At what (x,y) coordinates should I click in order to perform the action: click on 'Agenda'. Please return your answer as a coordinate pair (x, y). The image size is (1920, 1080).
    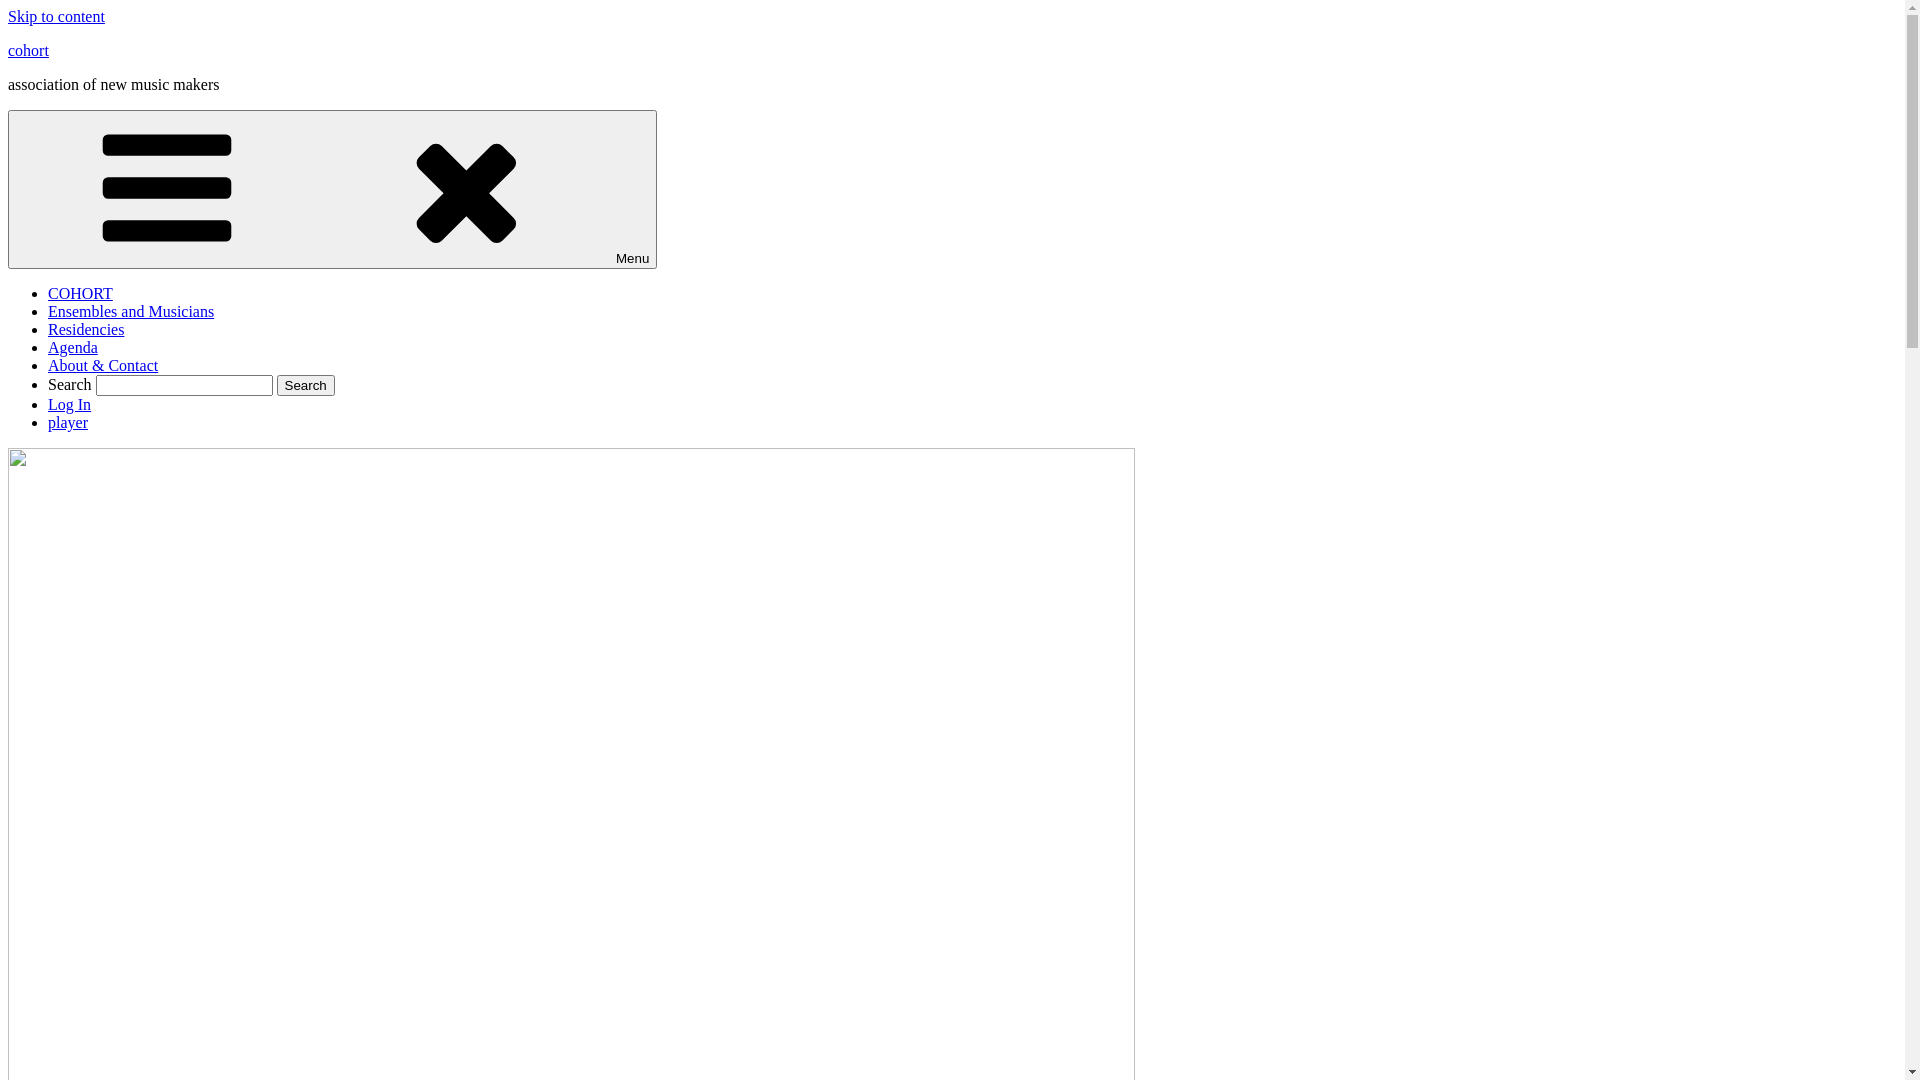
    Looking at the image, I should click on (48, 346).